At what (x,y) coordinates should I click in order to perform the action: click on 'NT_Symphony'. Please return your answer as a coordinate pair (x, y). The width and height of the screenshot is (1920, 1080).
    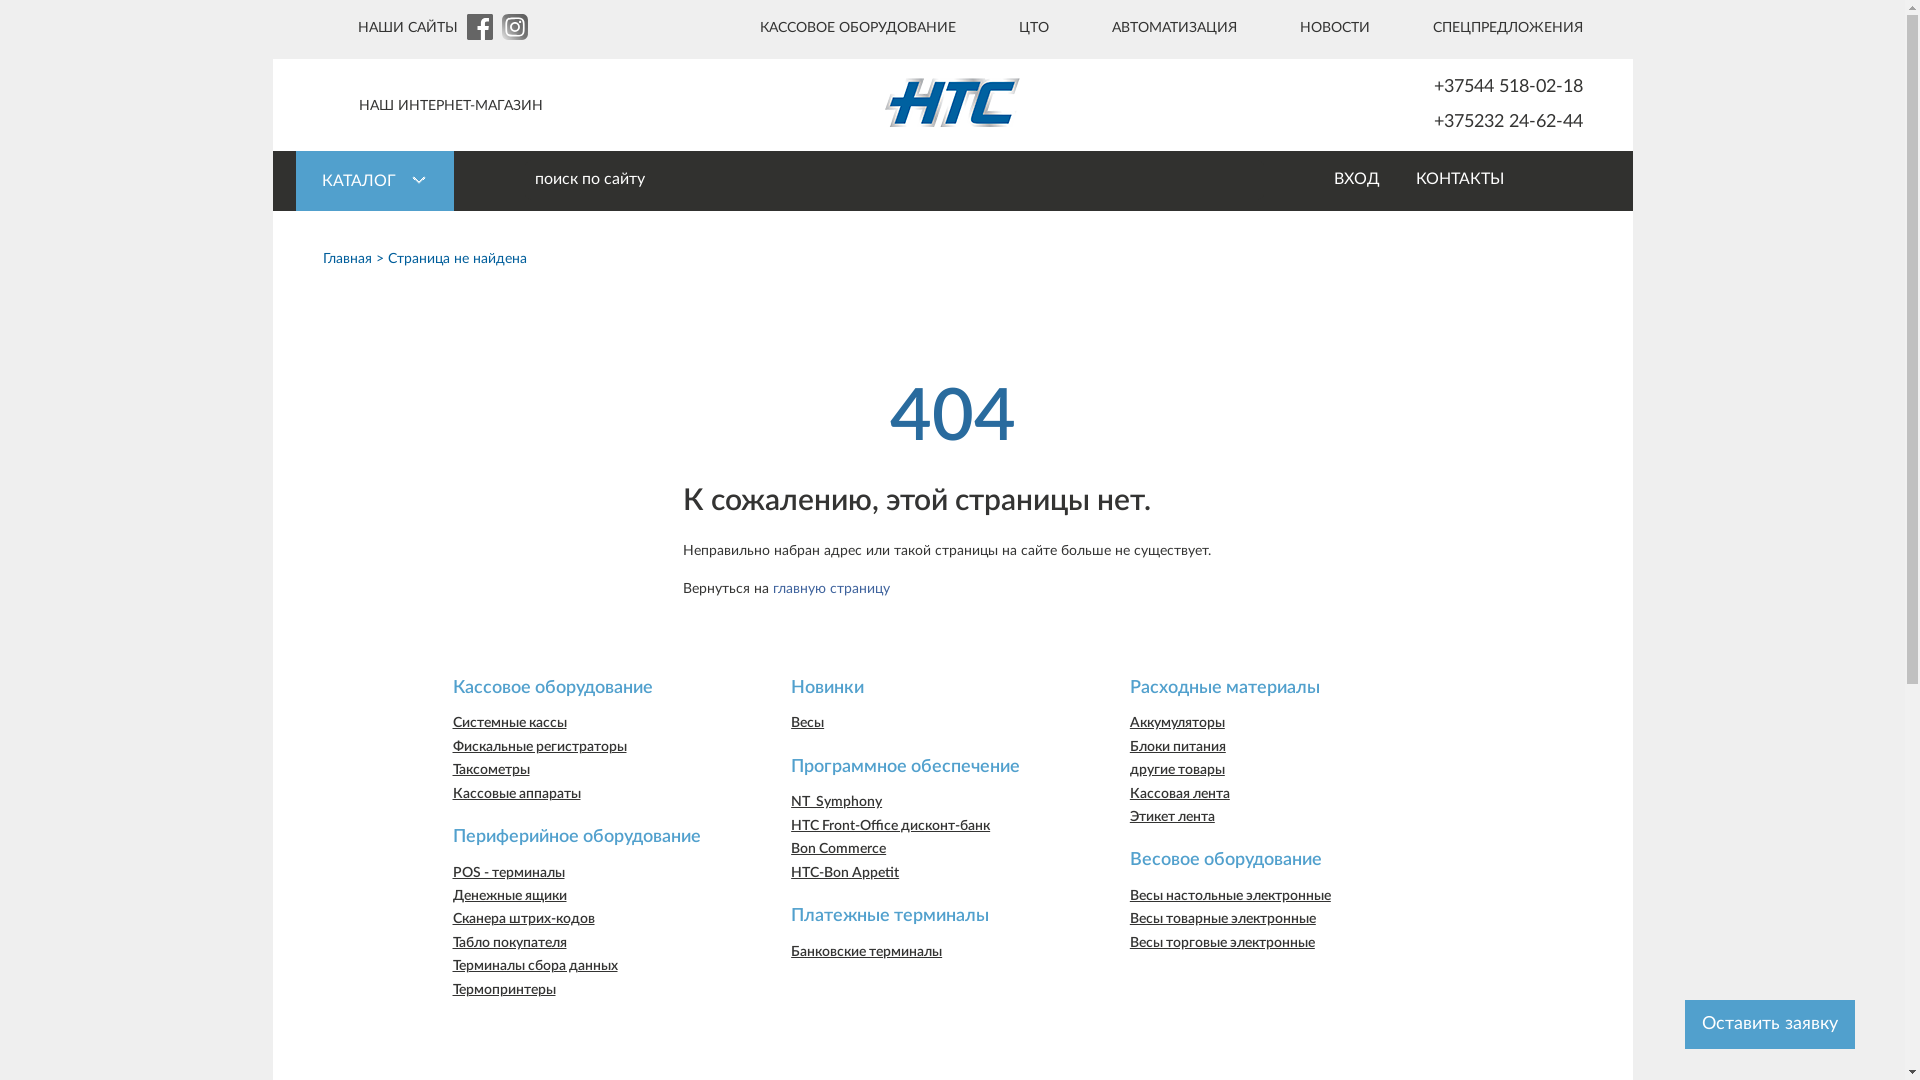
    Looking at the image, I should click on (836, 801).